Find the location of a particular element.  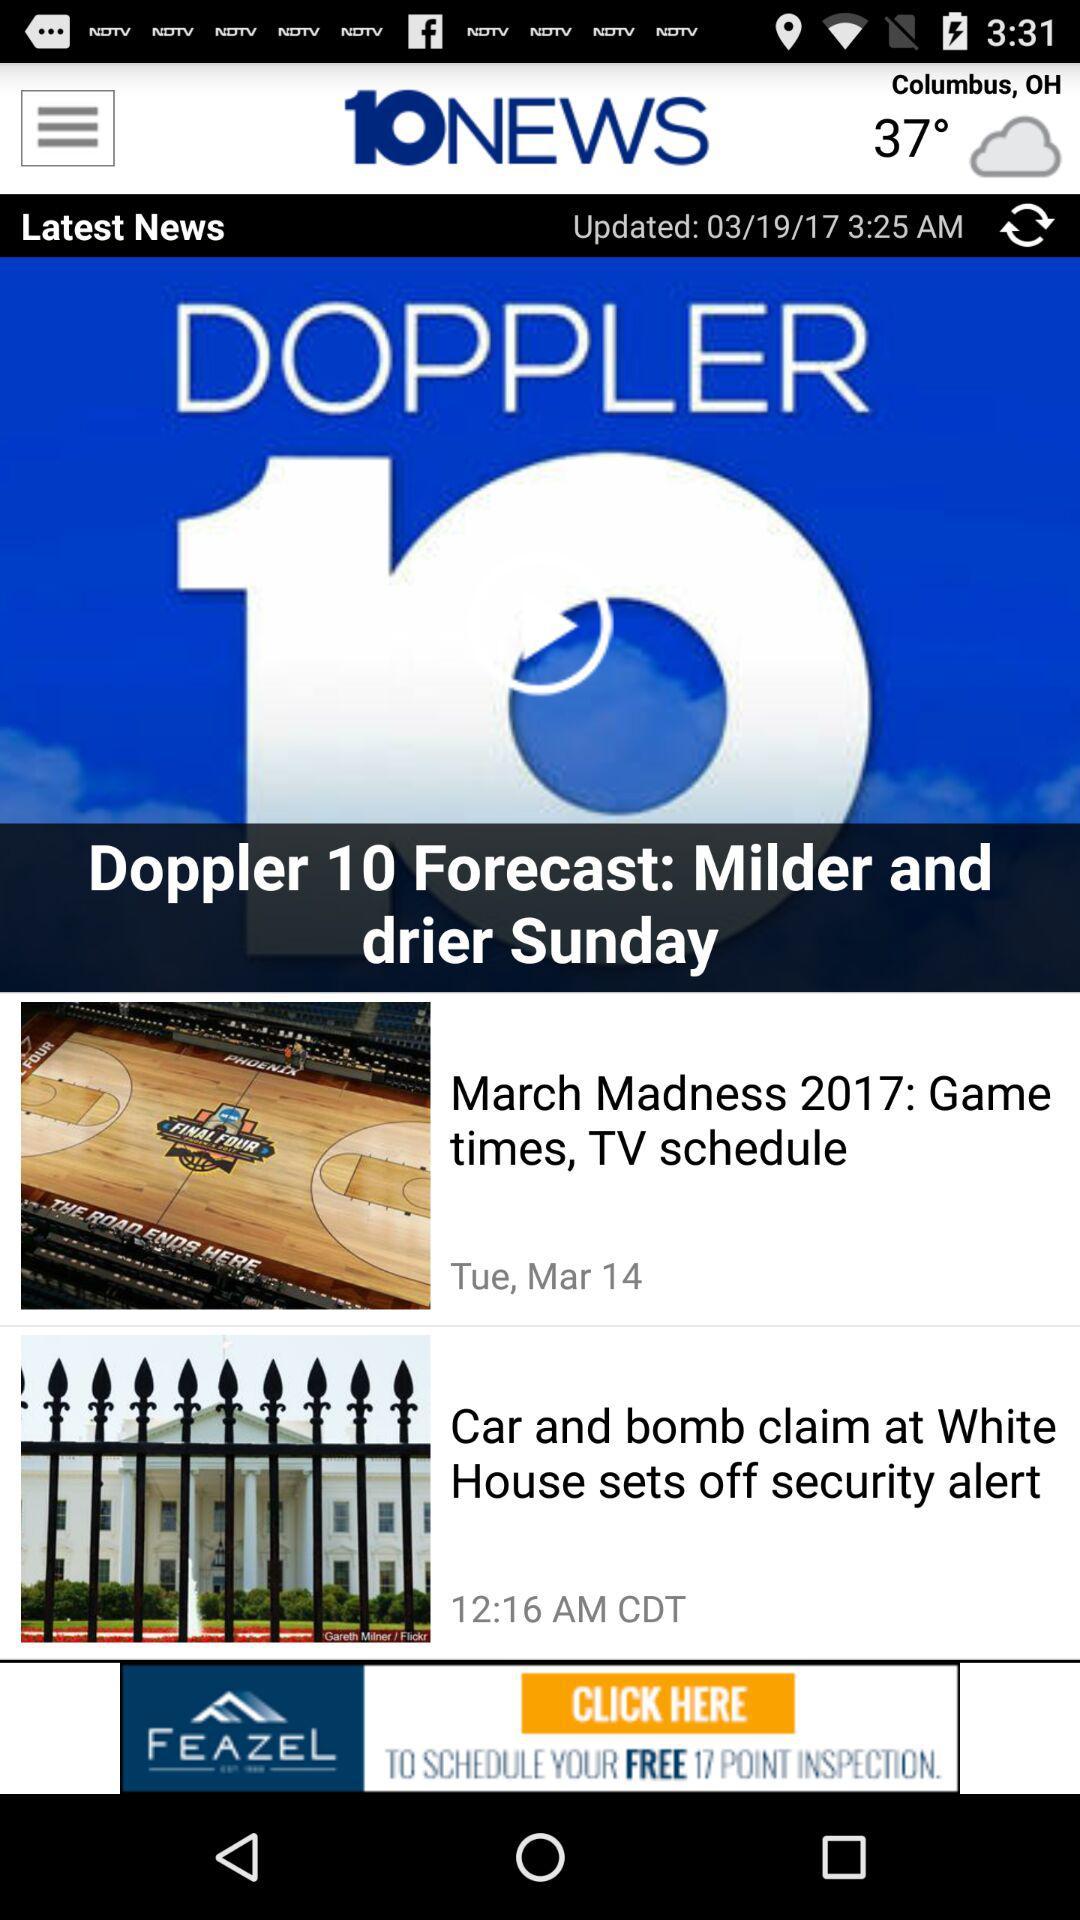

the menu icon is located at coordinates (66, 136).